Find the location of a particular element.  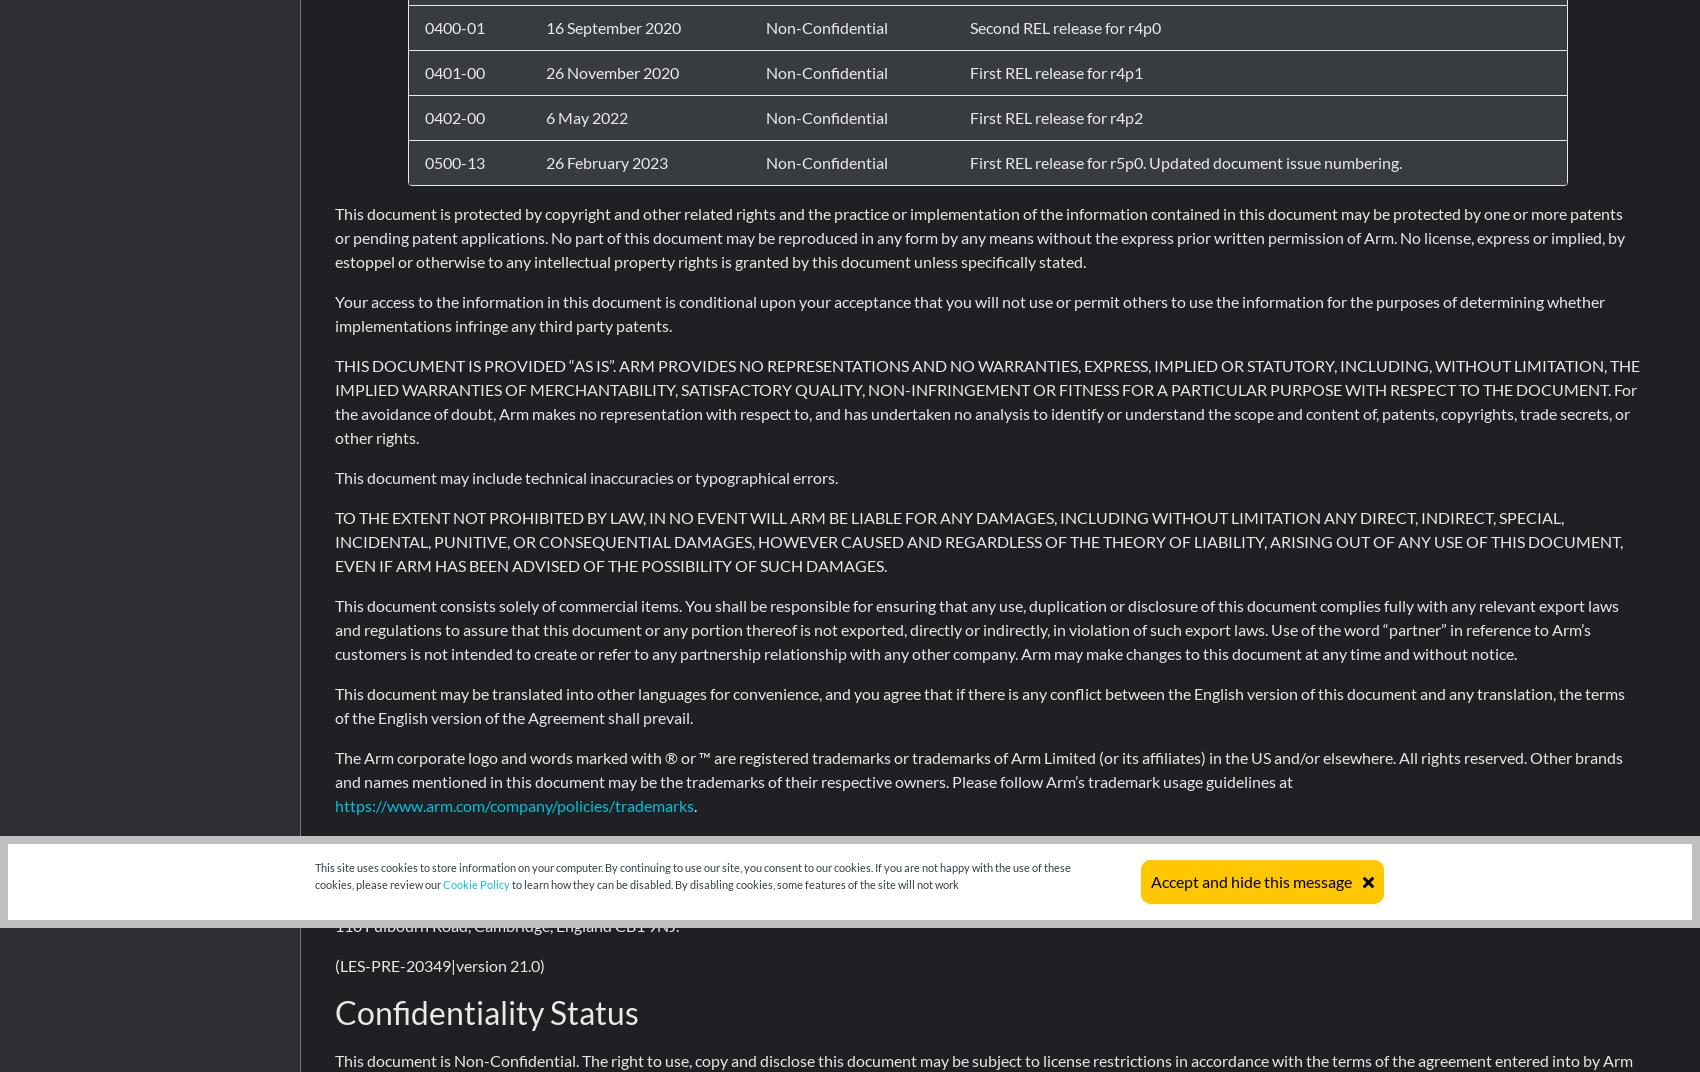

'0400-01' is located at coordinates (454, 26).